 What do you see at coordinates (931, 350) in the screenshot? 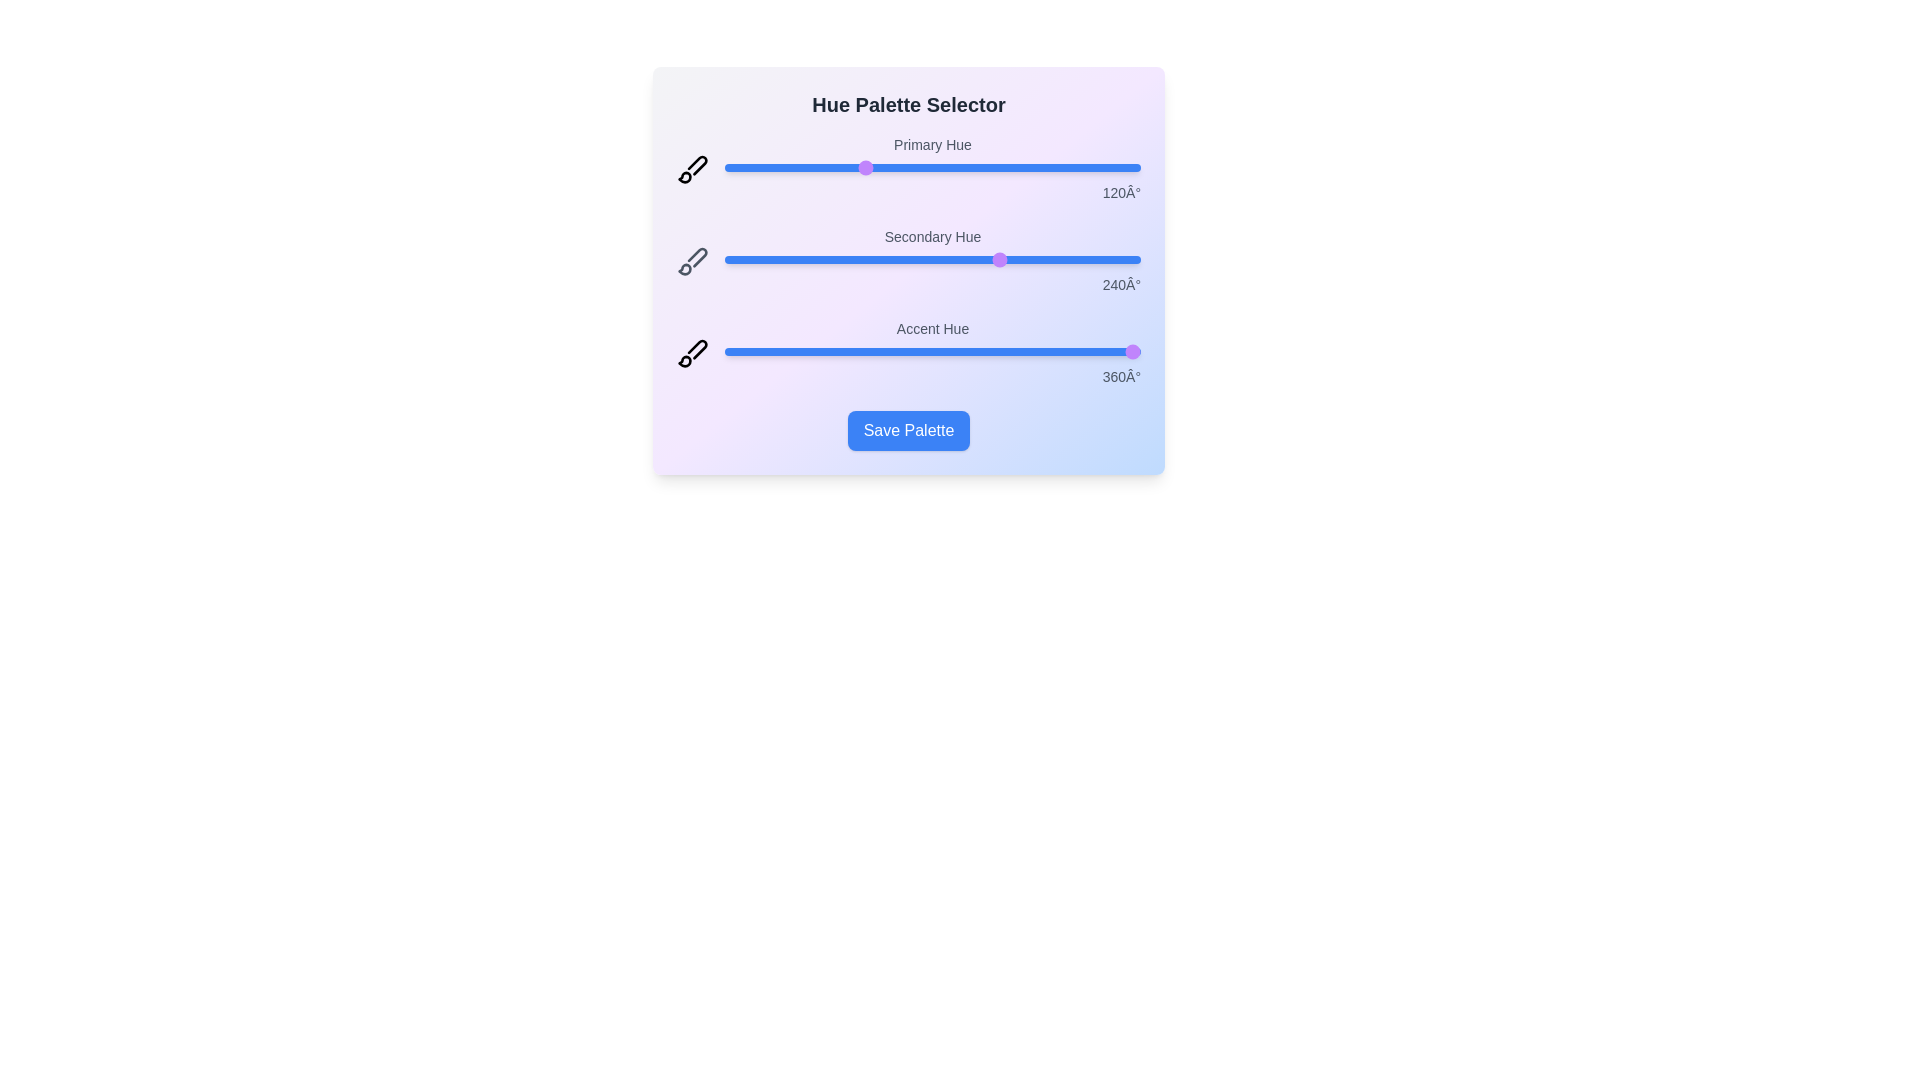
I see `the accent slider to observe its behavior` at bounding box center [931, 350].